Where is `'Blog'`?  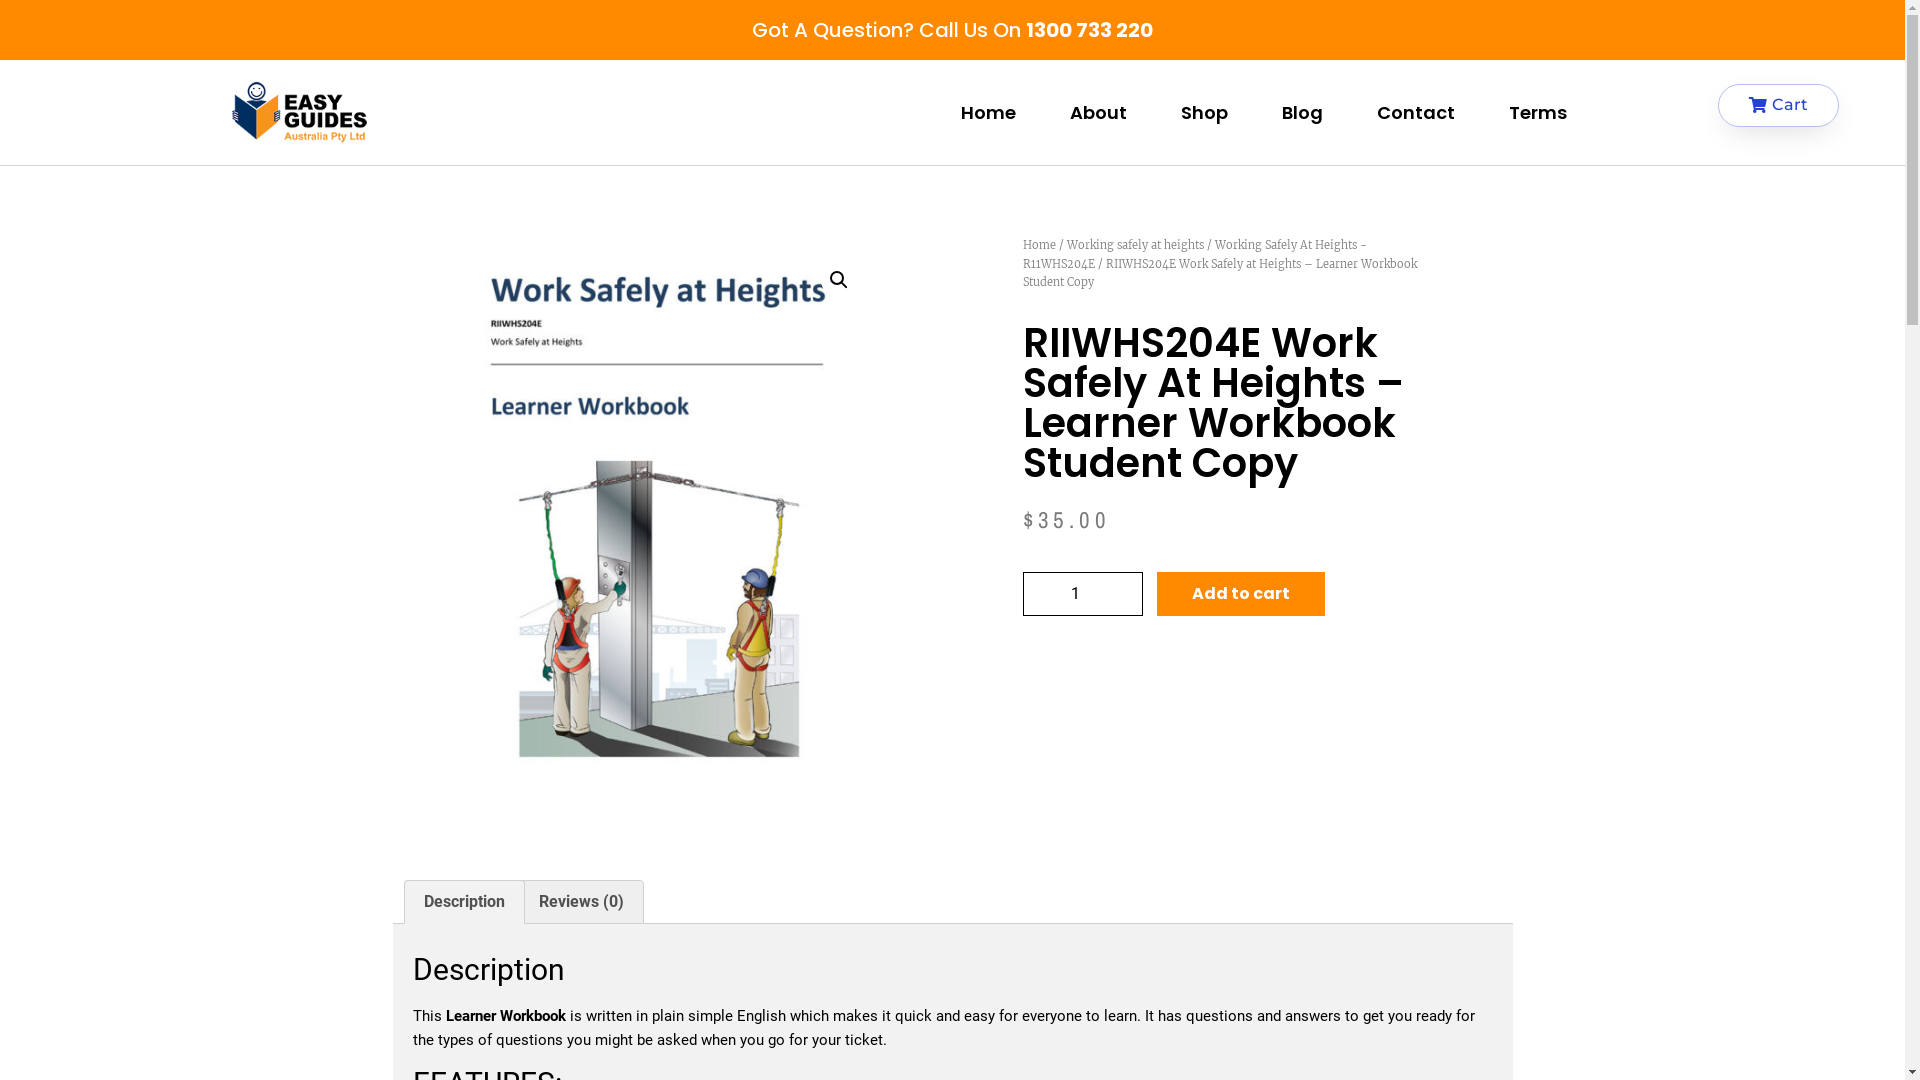 'Blog' is located at coordinates (1301, 112).